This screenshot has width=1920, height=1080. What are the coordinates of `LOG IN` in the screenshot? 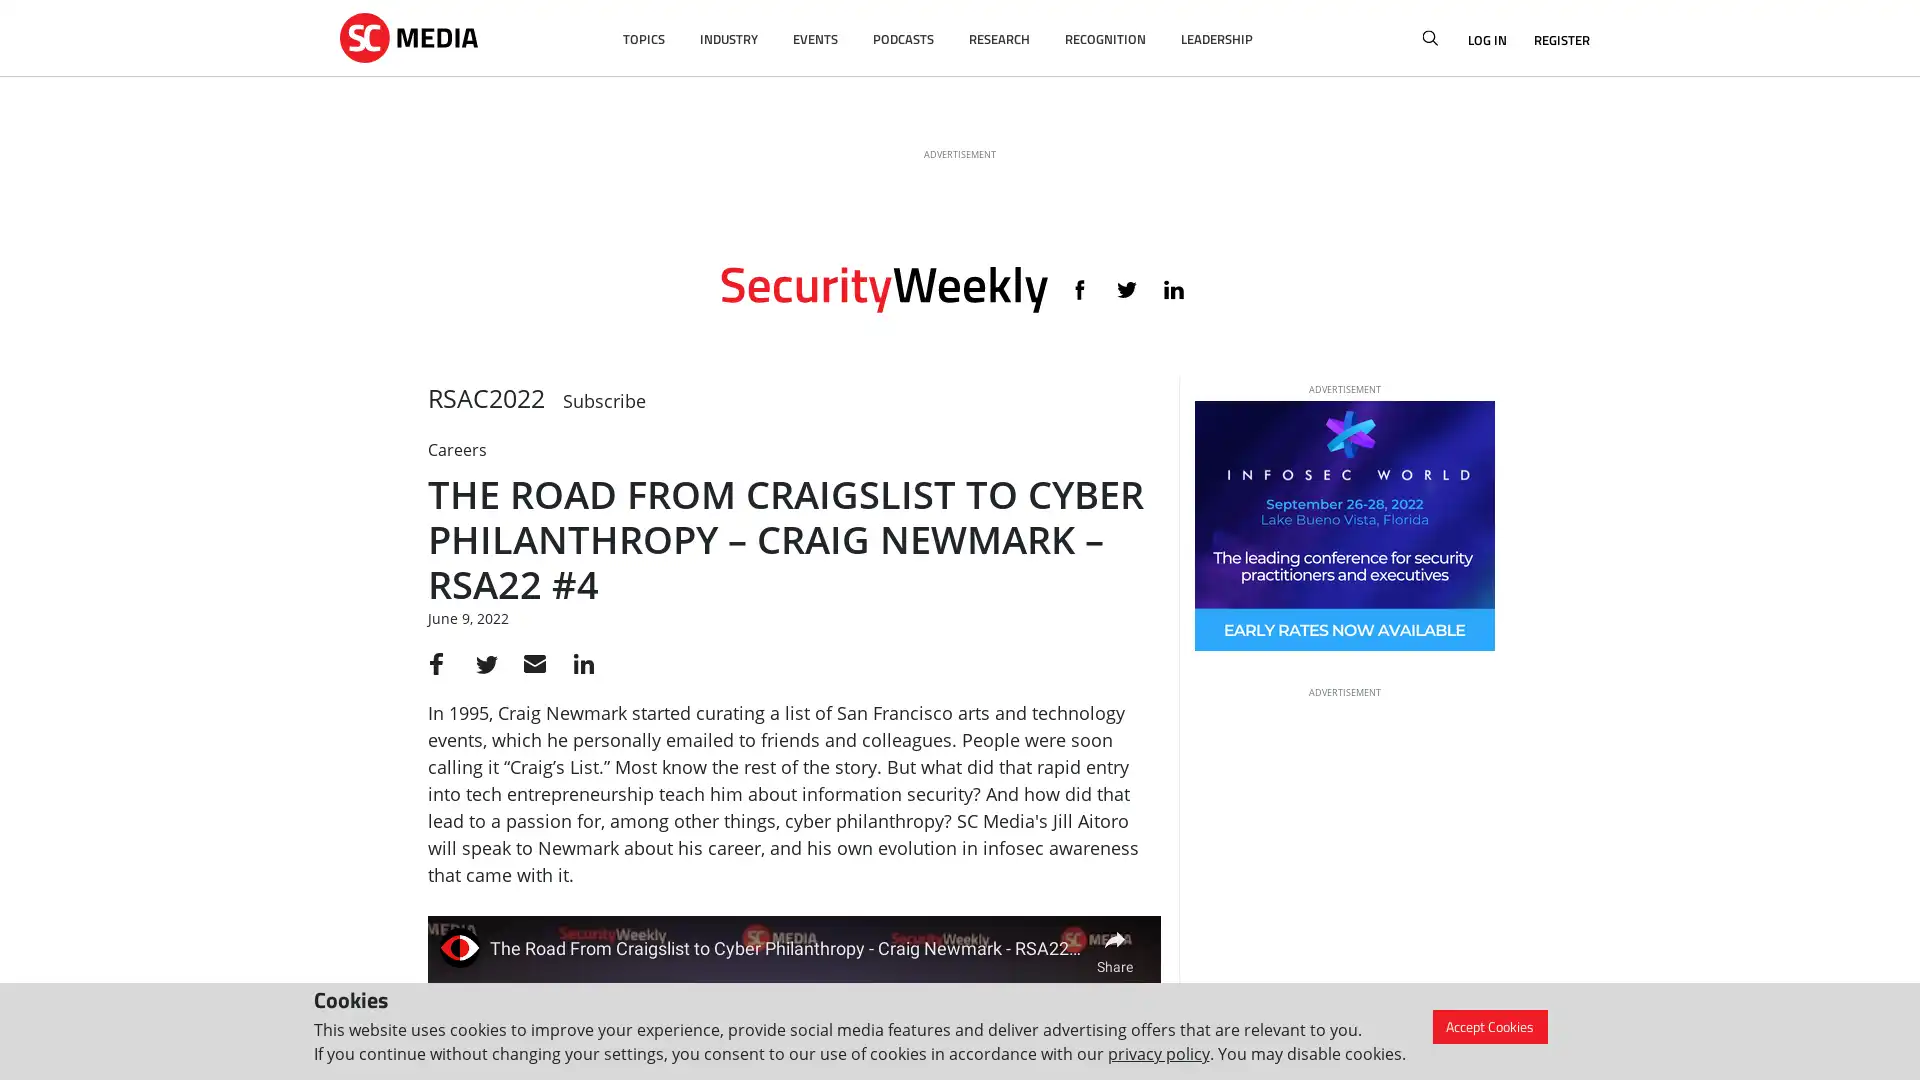 It's located at (1487, 39).